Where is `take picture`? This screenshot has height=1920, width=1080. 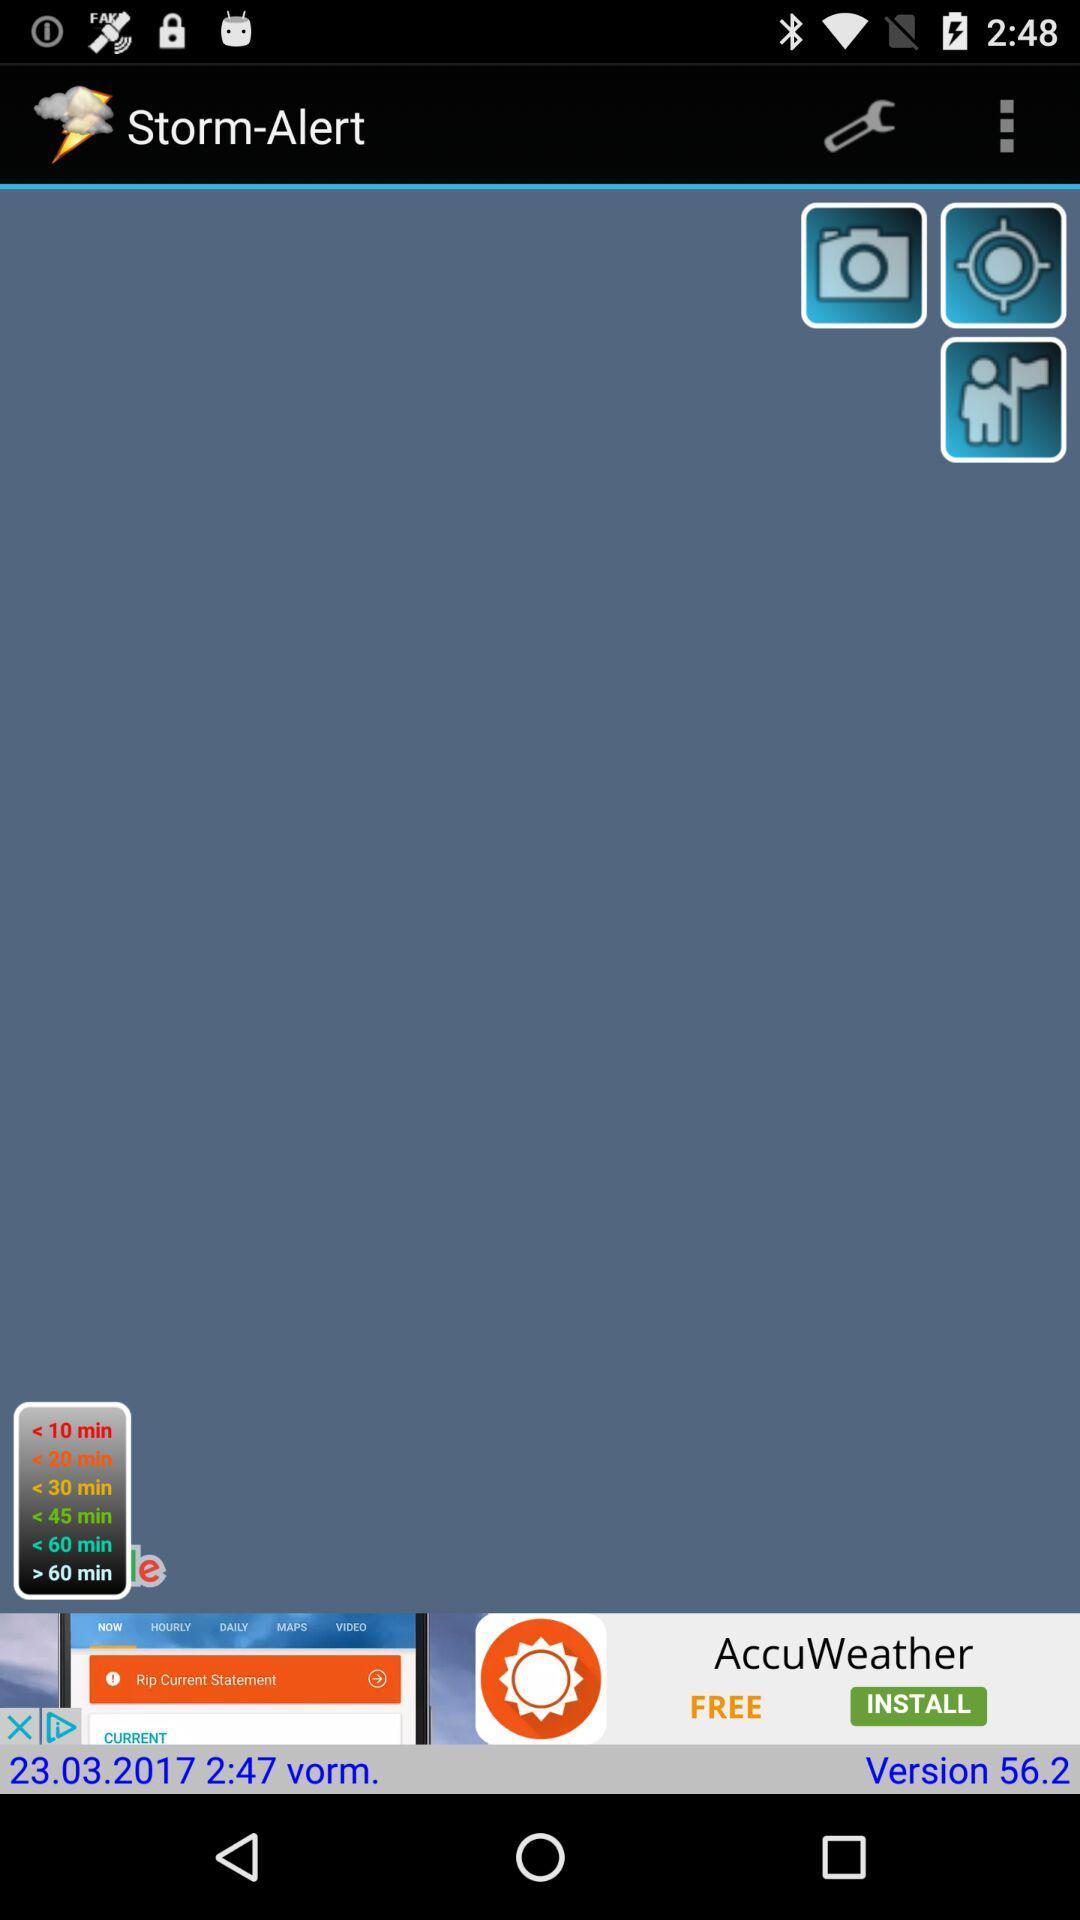
take picture is located at coordinates (863, 264).